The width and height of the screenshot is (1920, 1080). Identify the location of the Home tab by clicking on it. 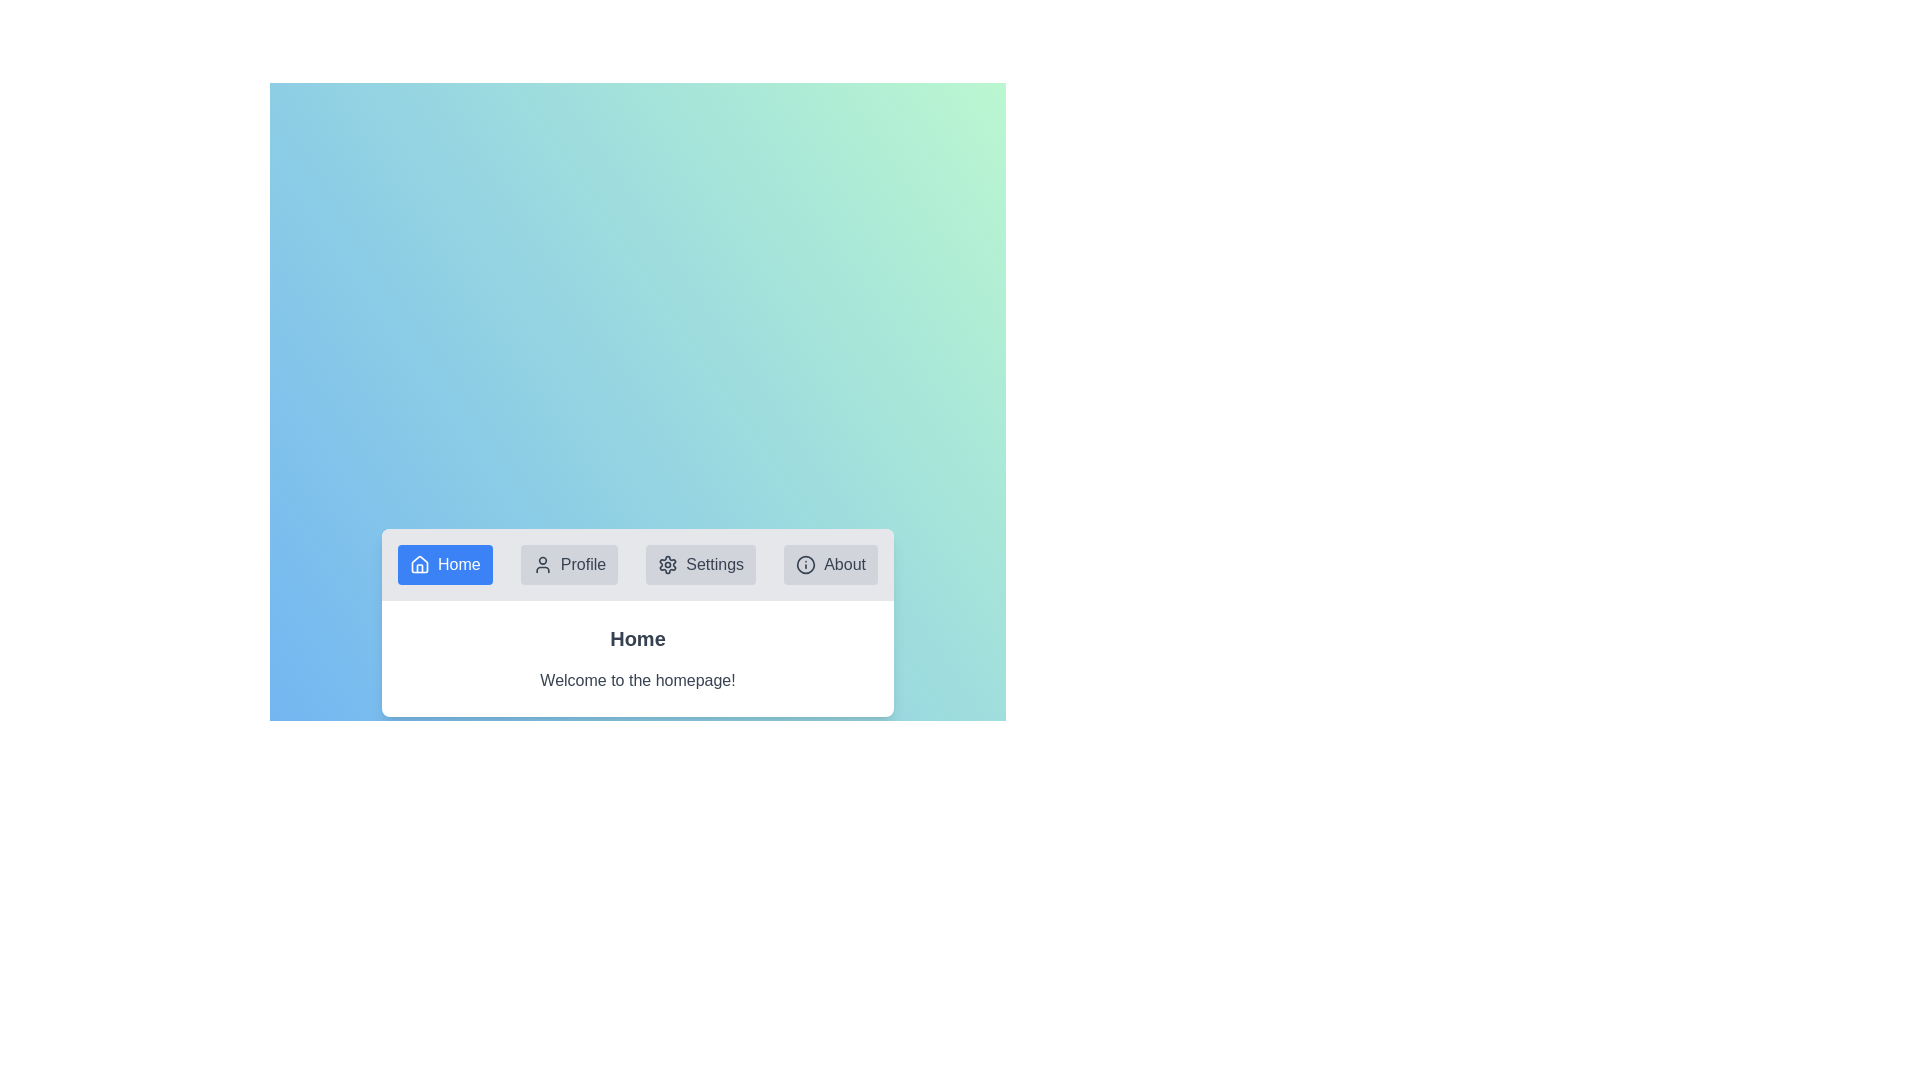
(444, 564).